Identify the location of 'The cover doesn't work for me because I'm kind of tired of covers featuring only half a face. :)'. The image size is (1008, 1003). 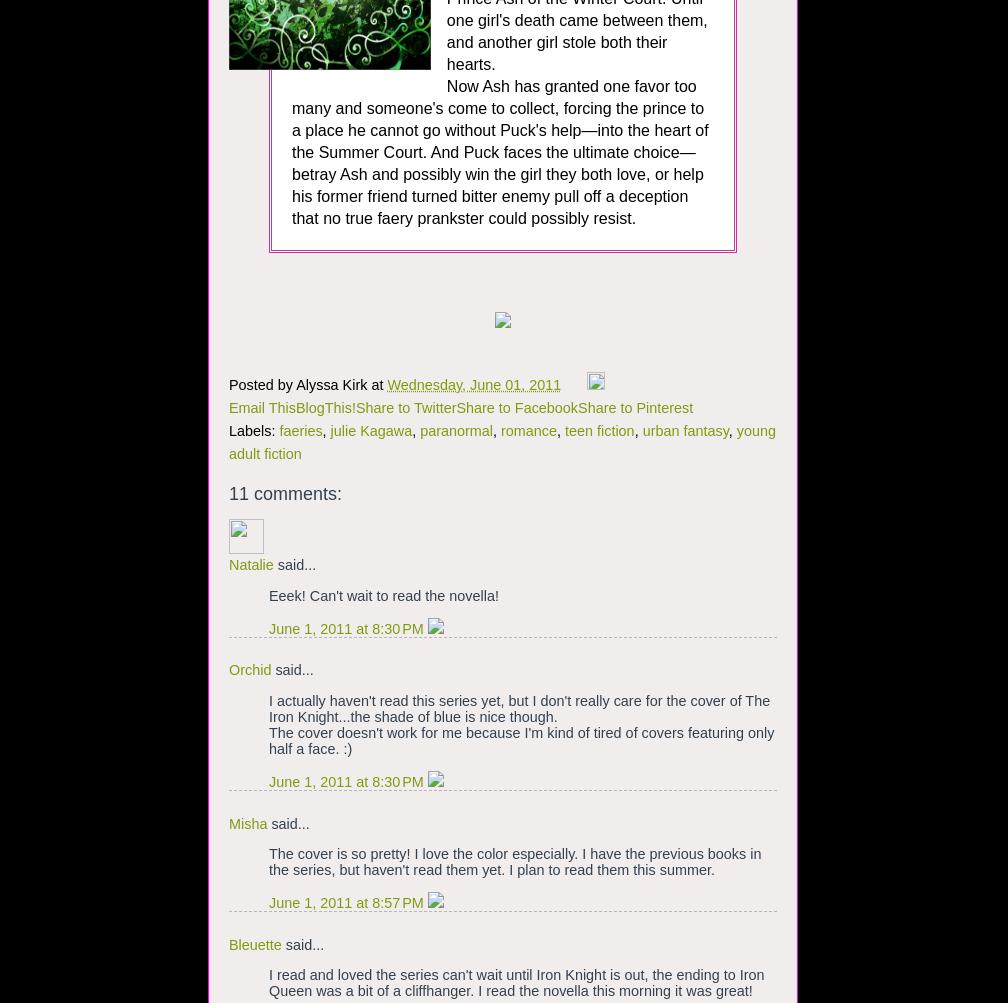
(521, 739).